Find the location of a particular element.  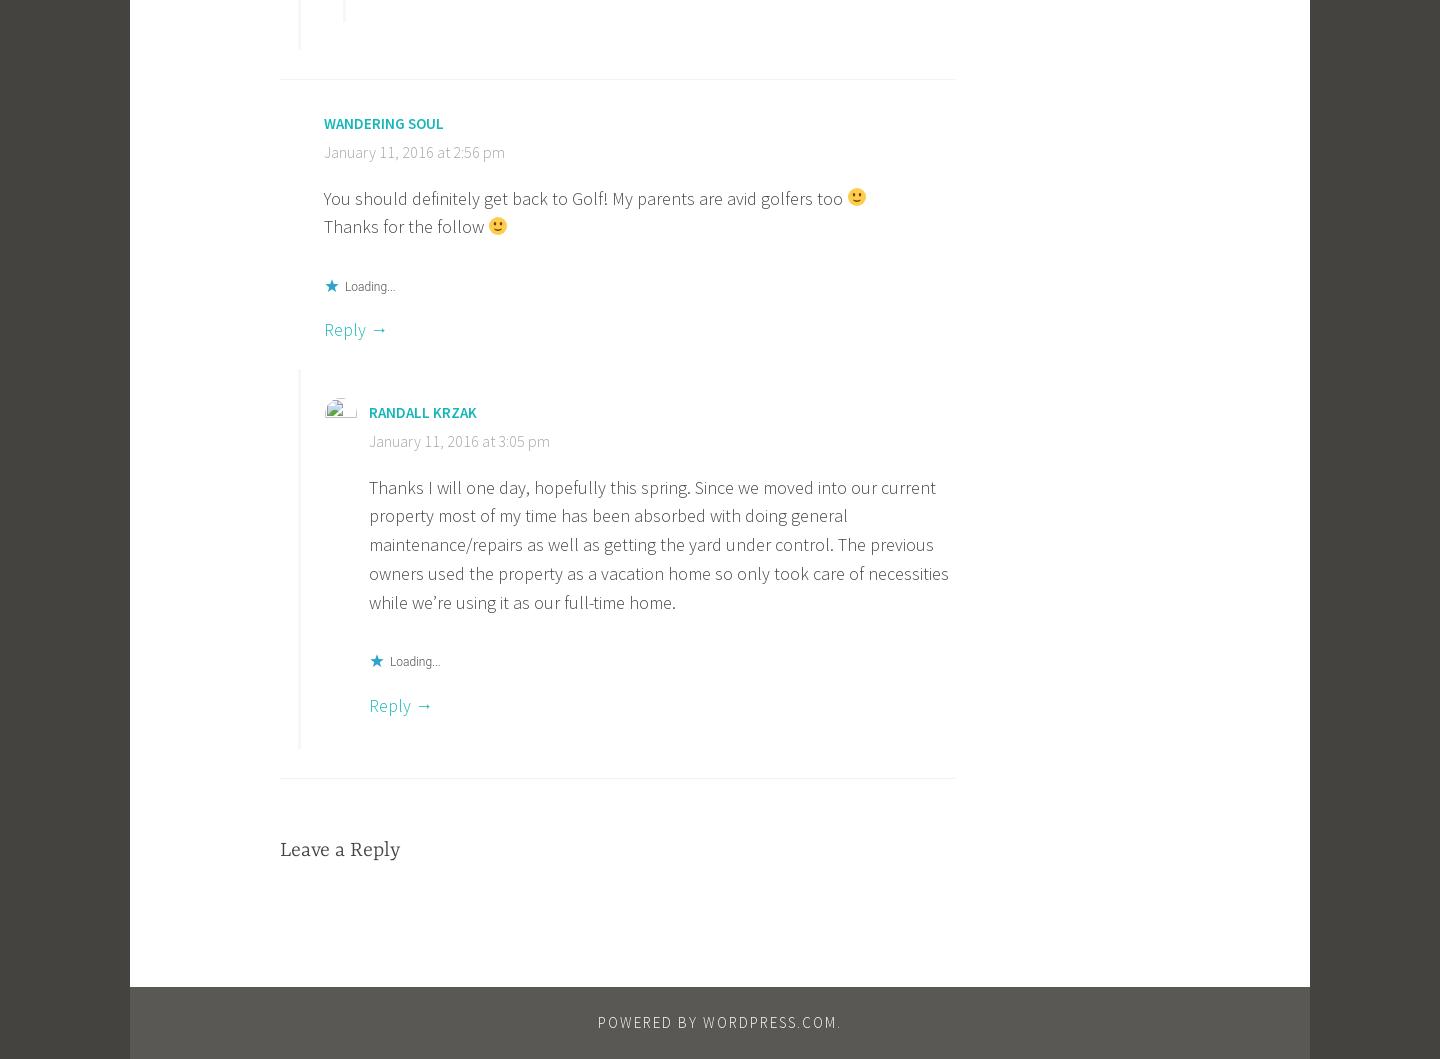

'Leave a Reply' is located at coordinates (339, 849).